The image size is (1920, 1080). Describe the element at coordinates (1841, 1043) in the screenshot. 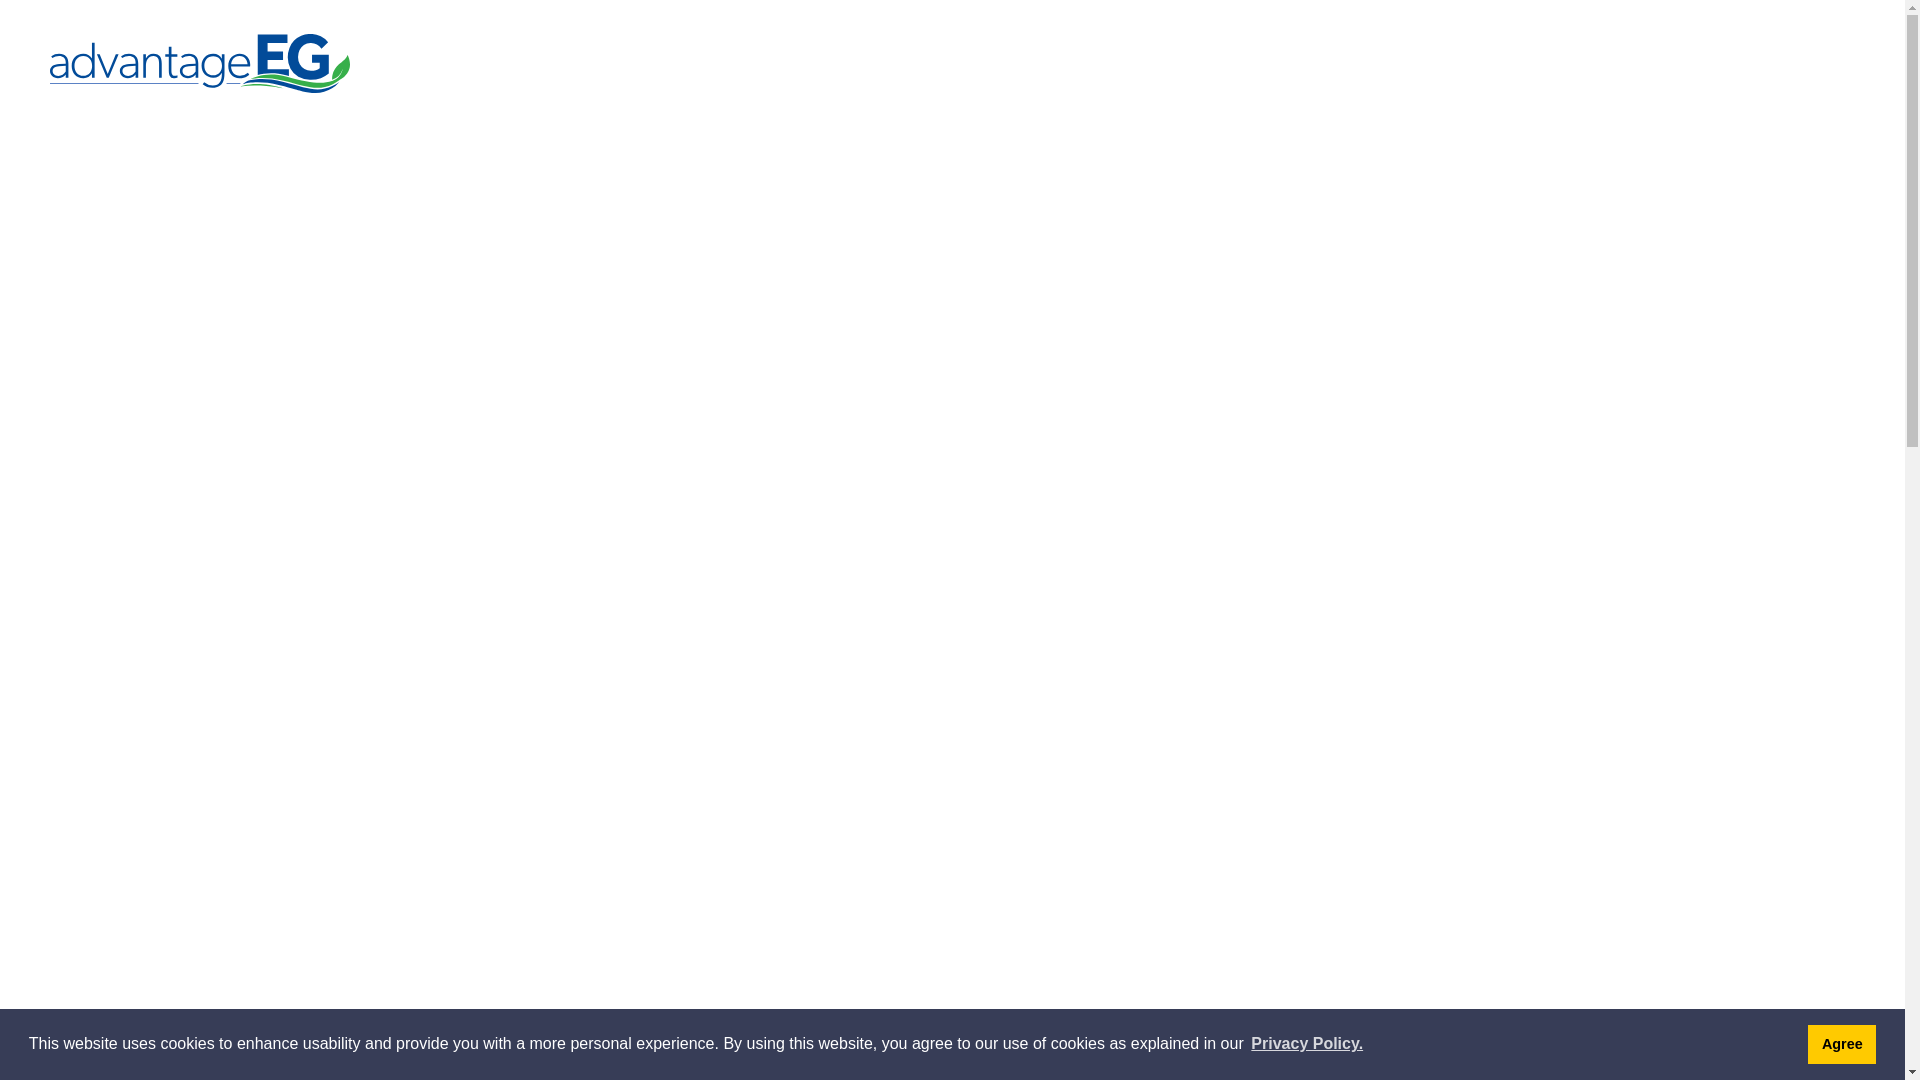

I see `'Agree'` at that location.